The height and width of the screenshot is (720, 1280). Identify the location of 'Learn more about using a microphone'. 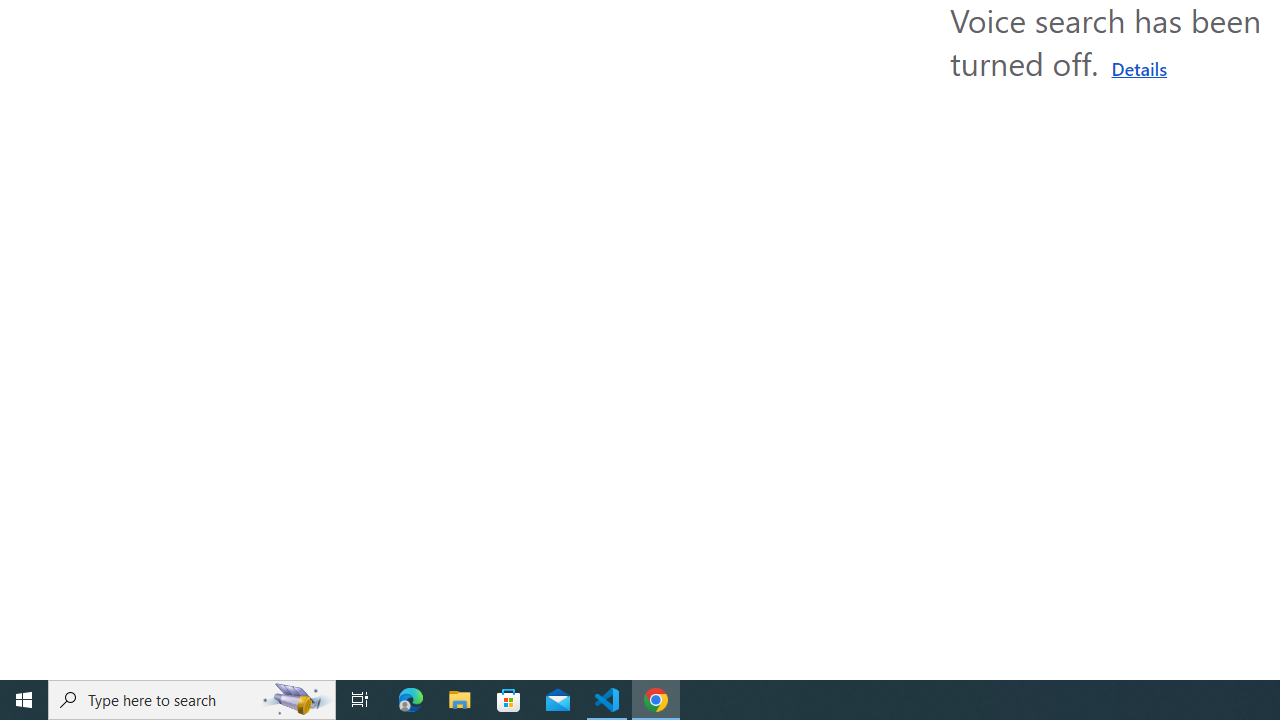
(1139, 67).